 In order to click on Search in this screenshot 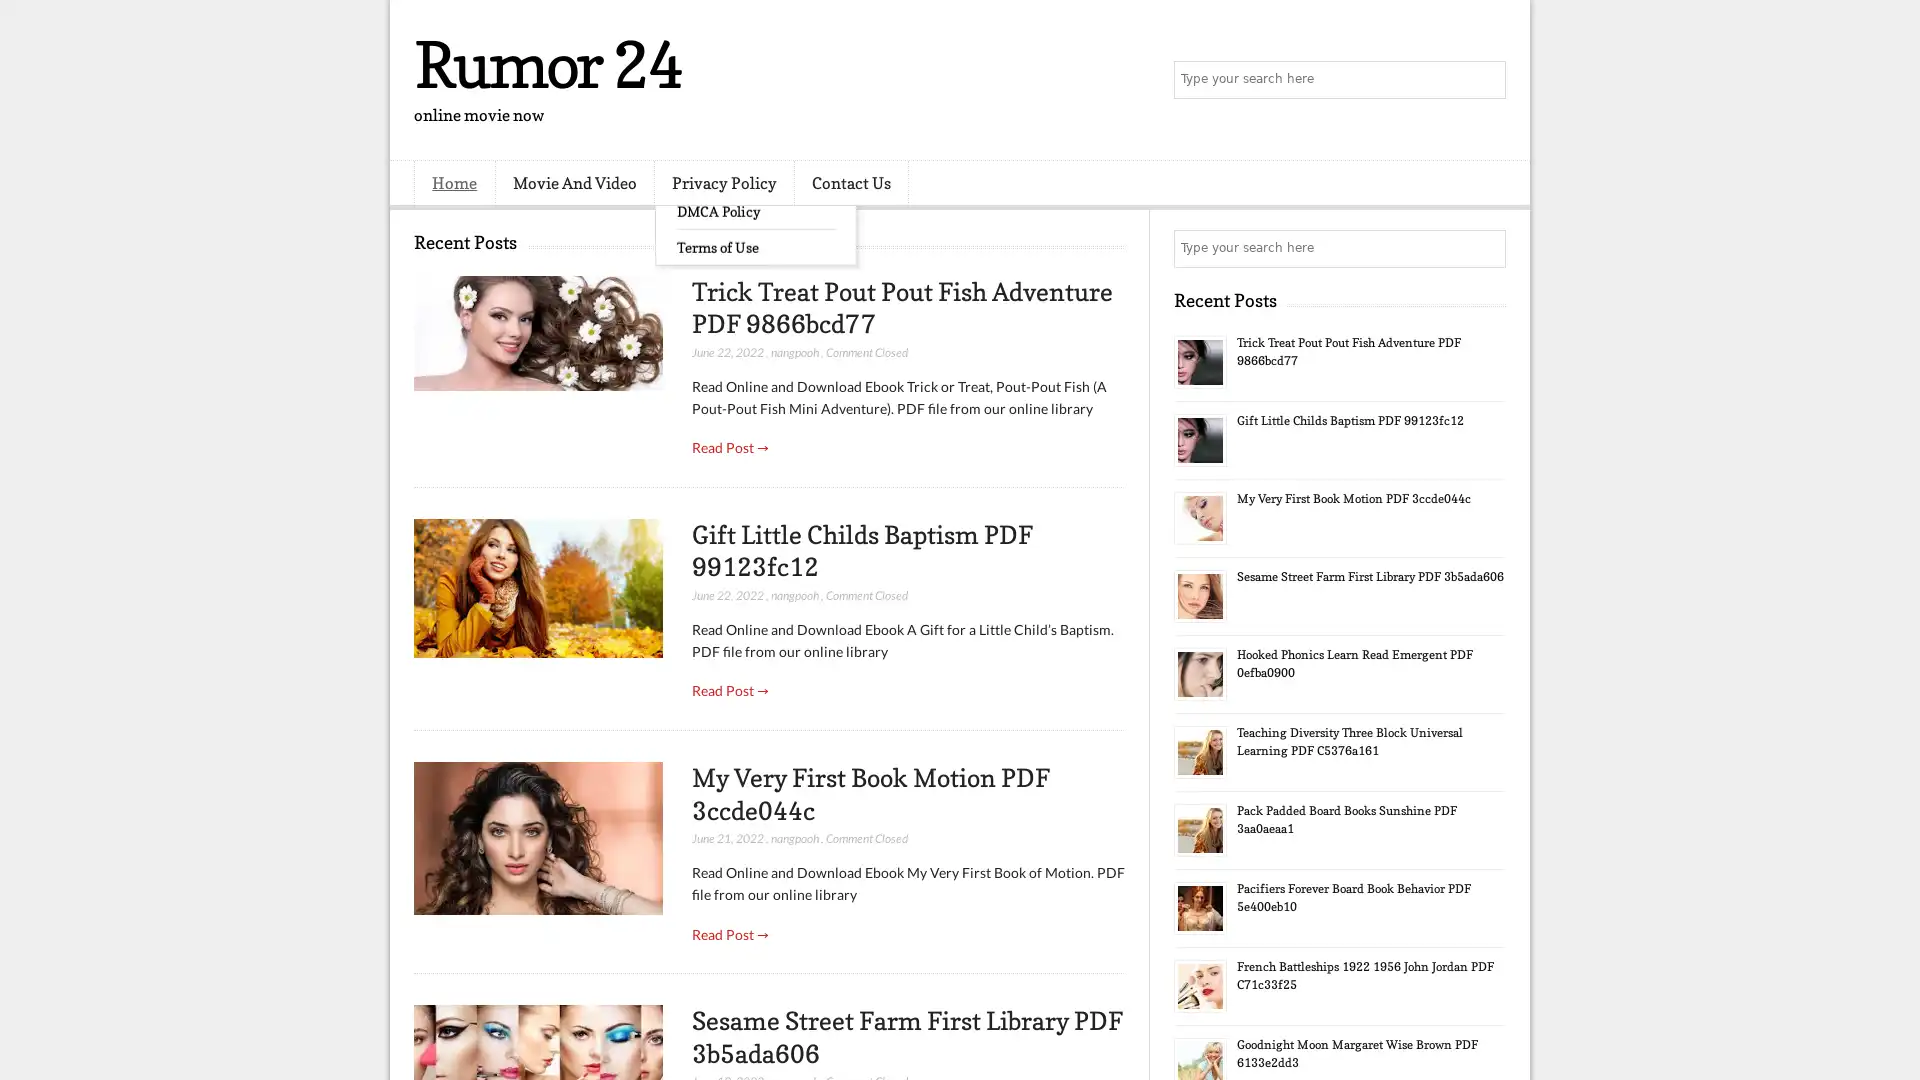, I will do `click(1485, 248)`.